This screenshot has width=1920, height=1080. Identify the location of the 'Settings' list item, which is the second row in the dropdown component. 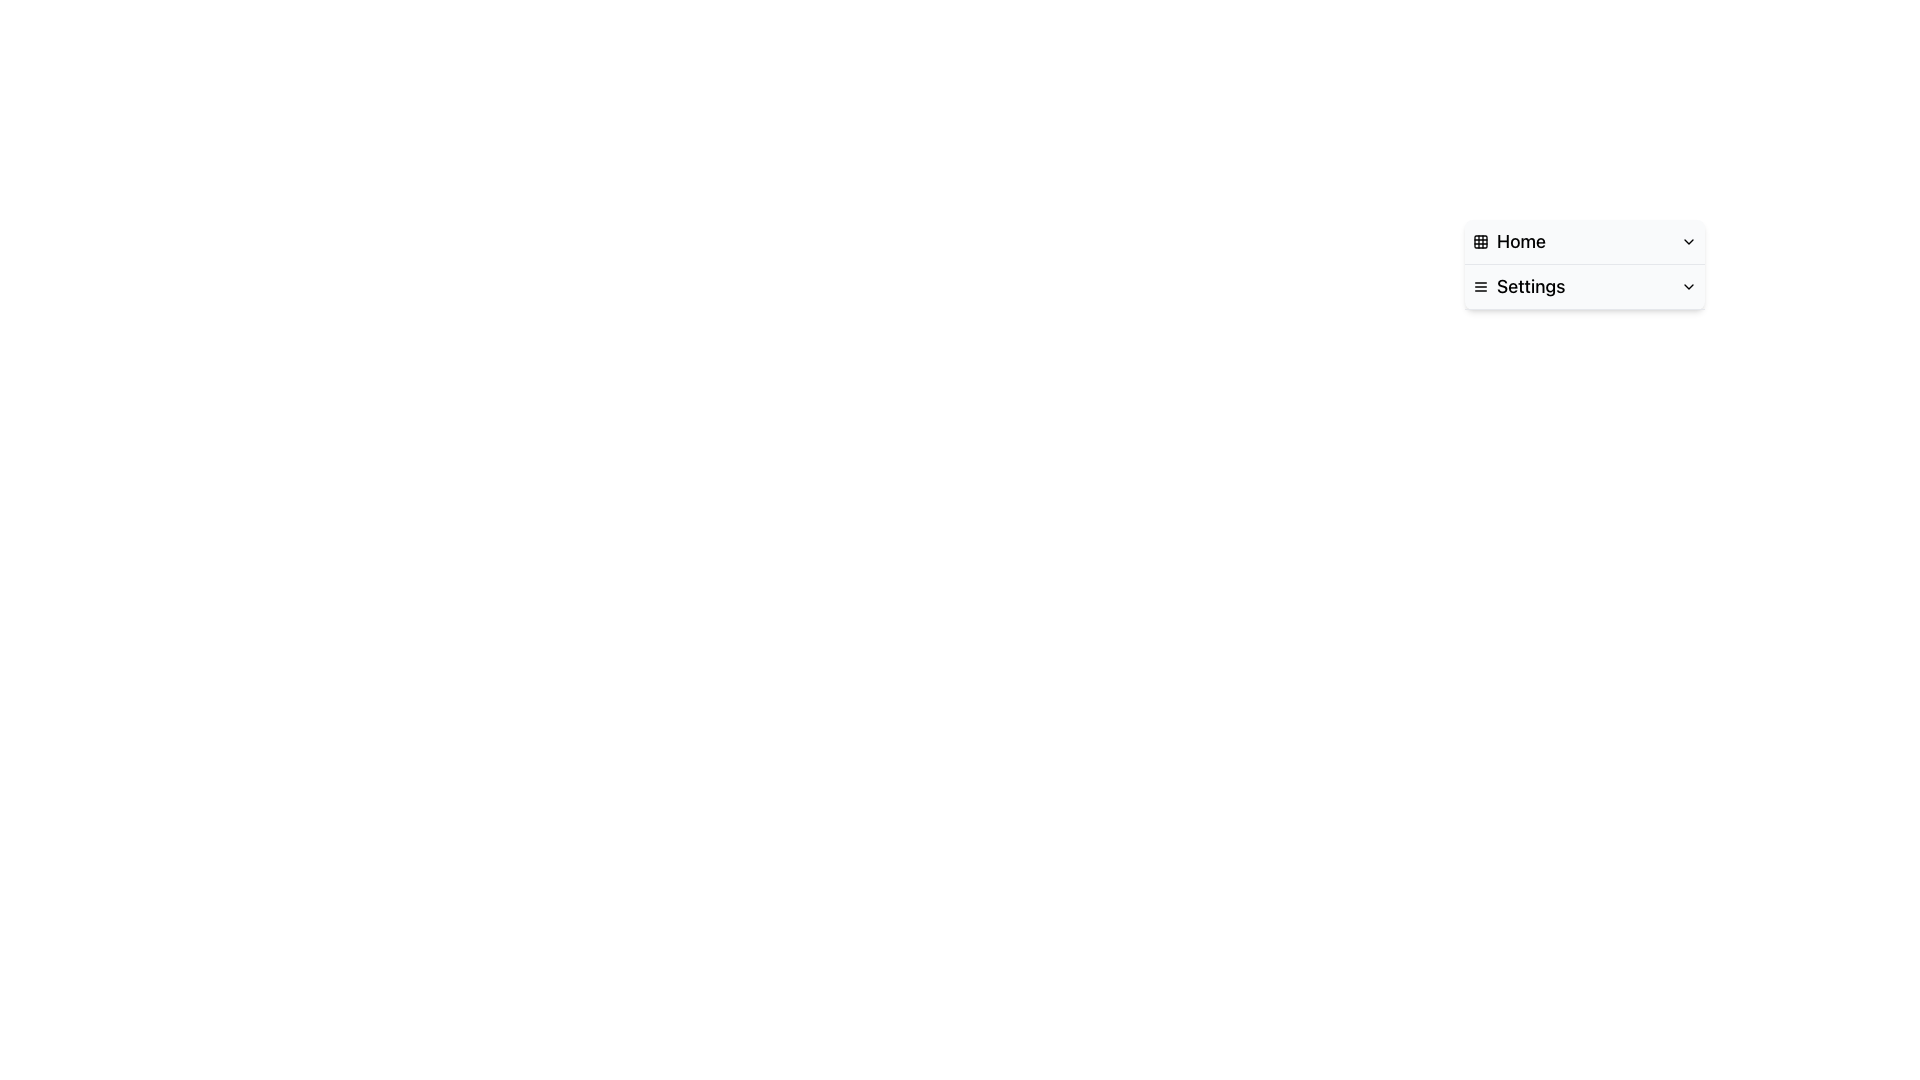
(1583, 287).